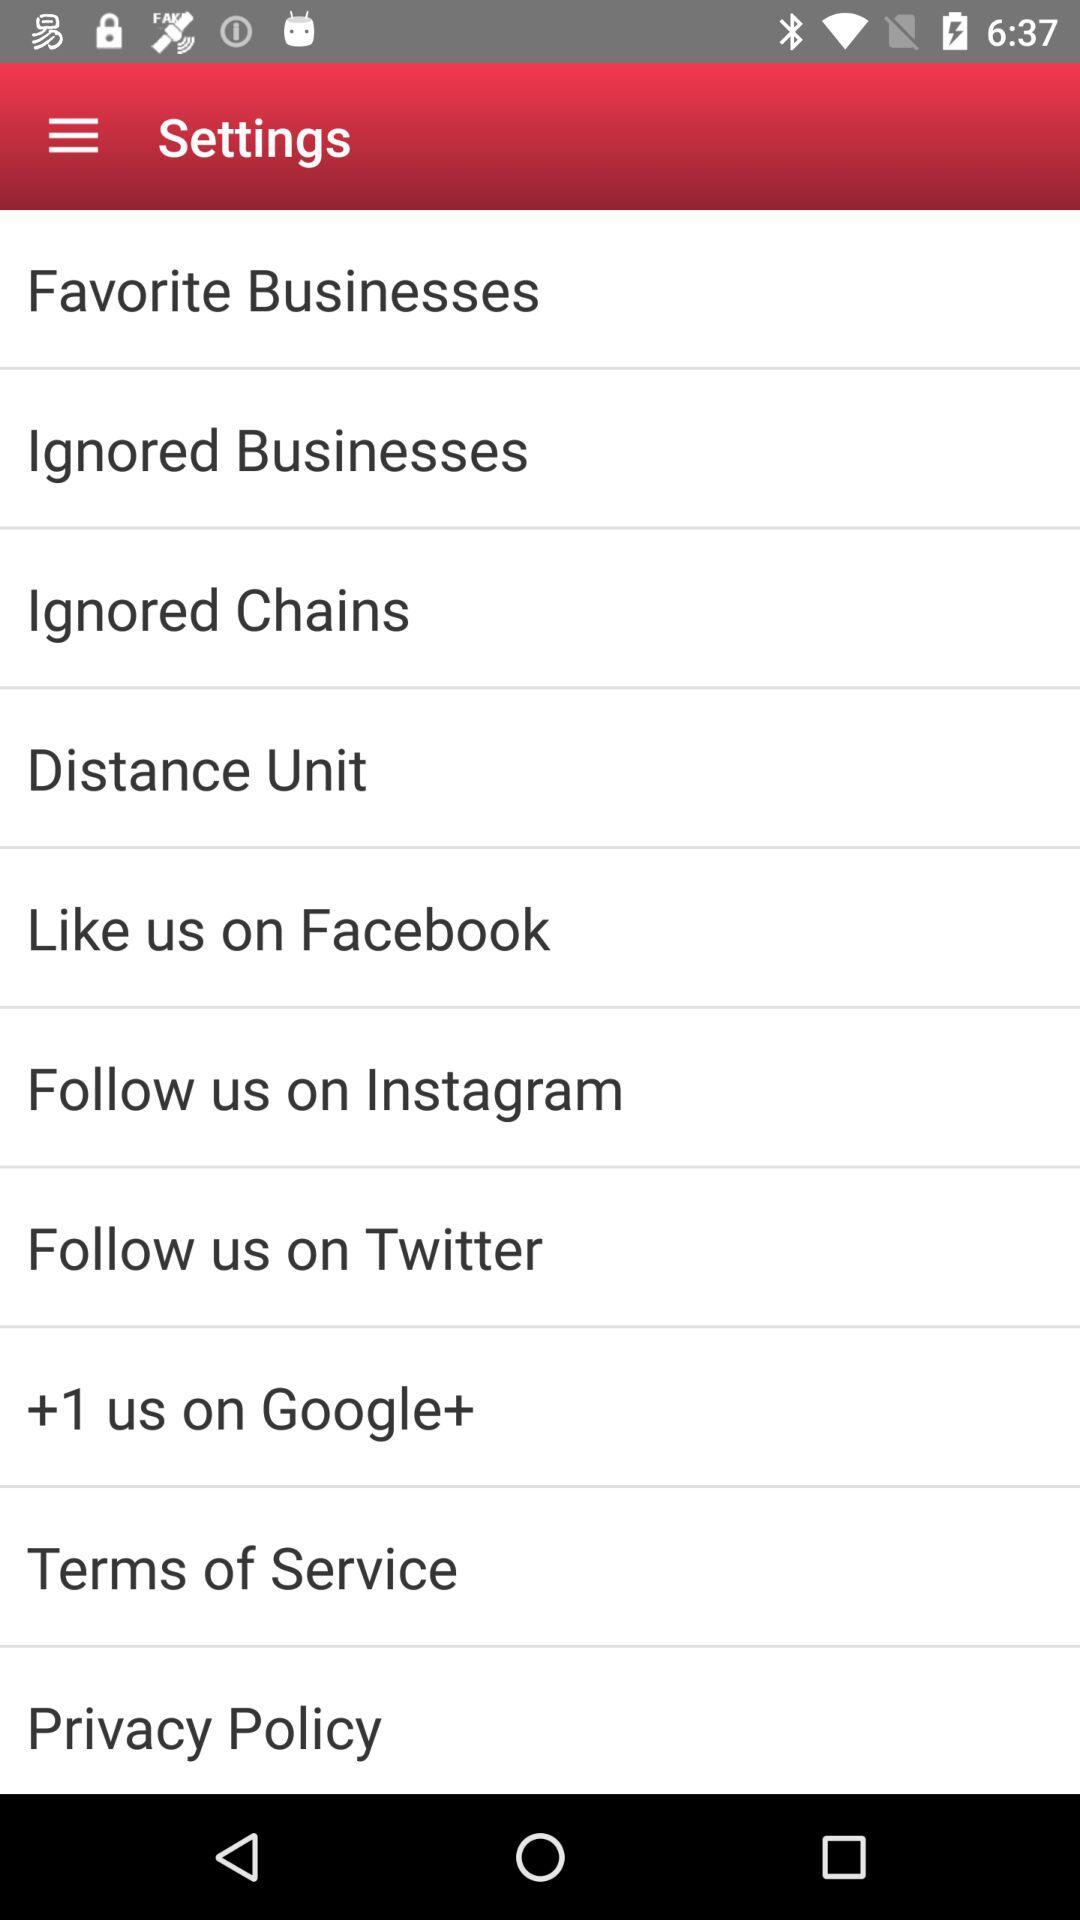 Image resolution: width=1080 pixels, height=1920 pixels. What do you see at coordinates (540, 1725) in the screenshot?
I see `the privacy policy icon` at bounding box center [540, 1725].